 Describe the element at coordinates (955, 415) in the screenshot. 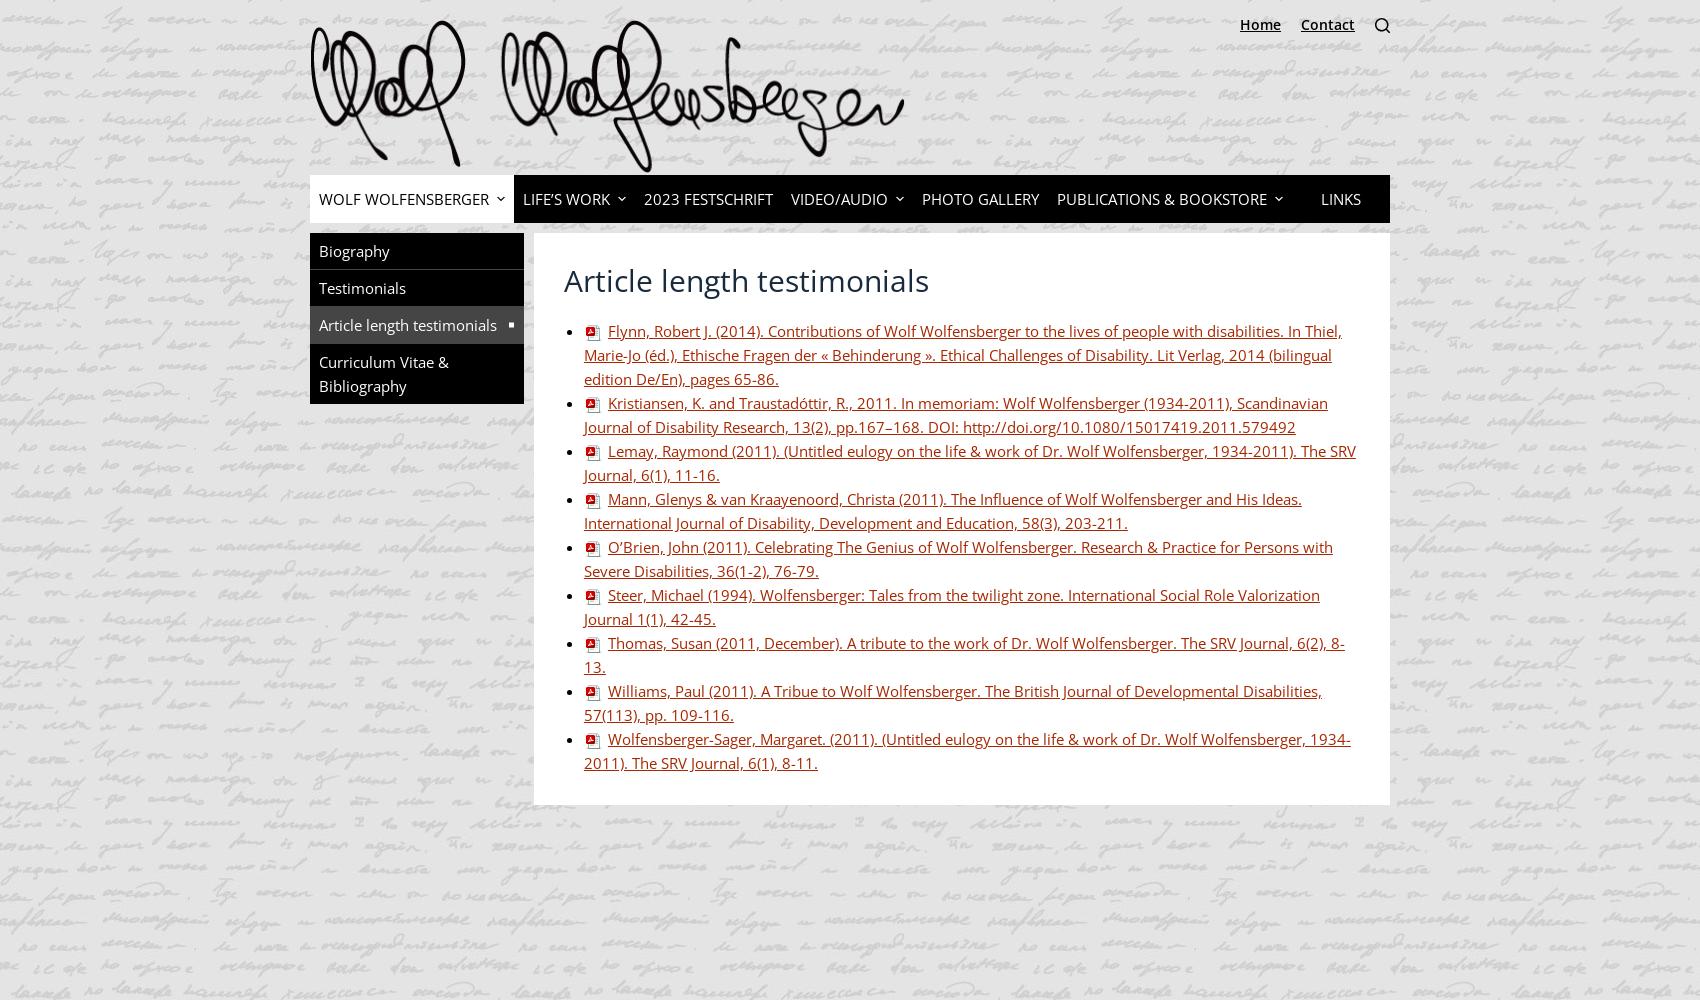

I see `'Kristiansen, K. and Traustadóttir, R., 2011. In memoriam: Wolf Wolfensberger (1934-2011), Scandinavian Journal of Disability Research, 13(2), pp.167–168. DOI: http://doi.org/10.1080/15017419.2011.579492'` at that location.